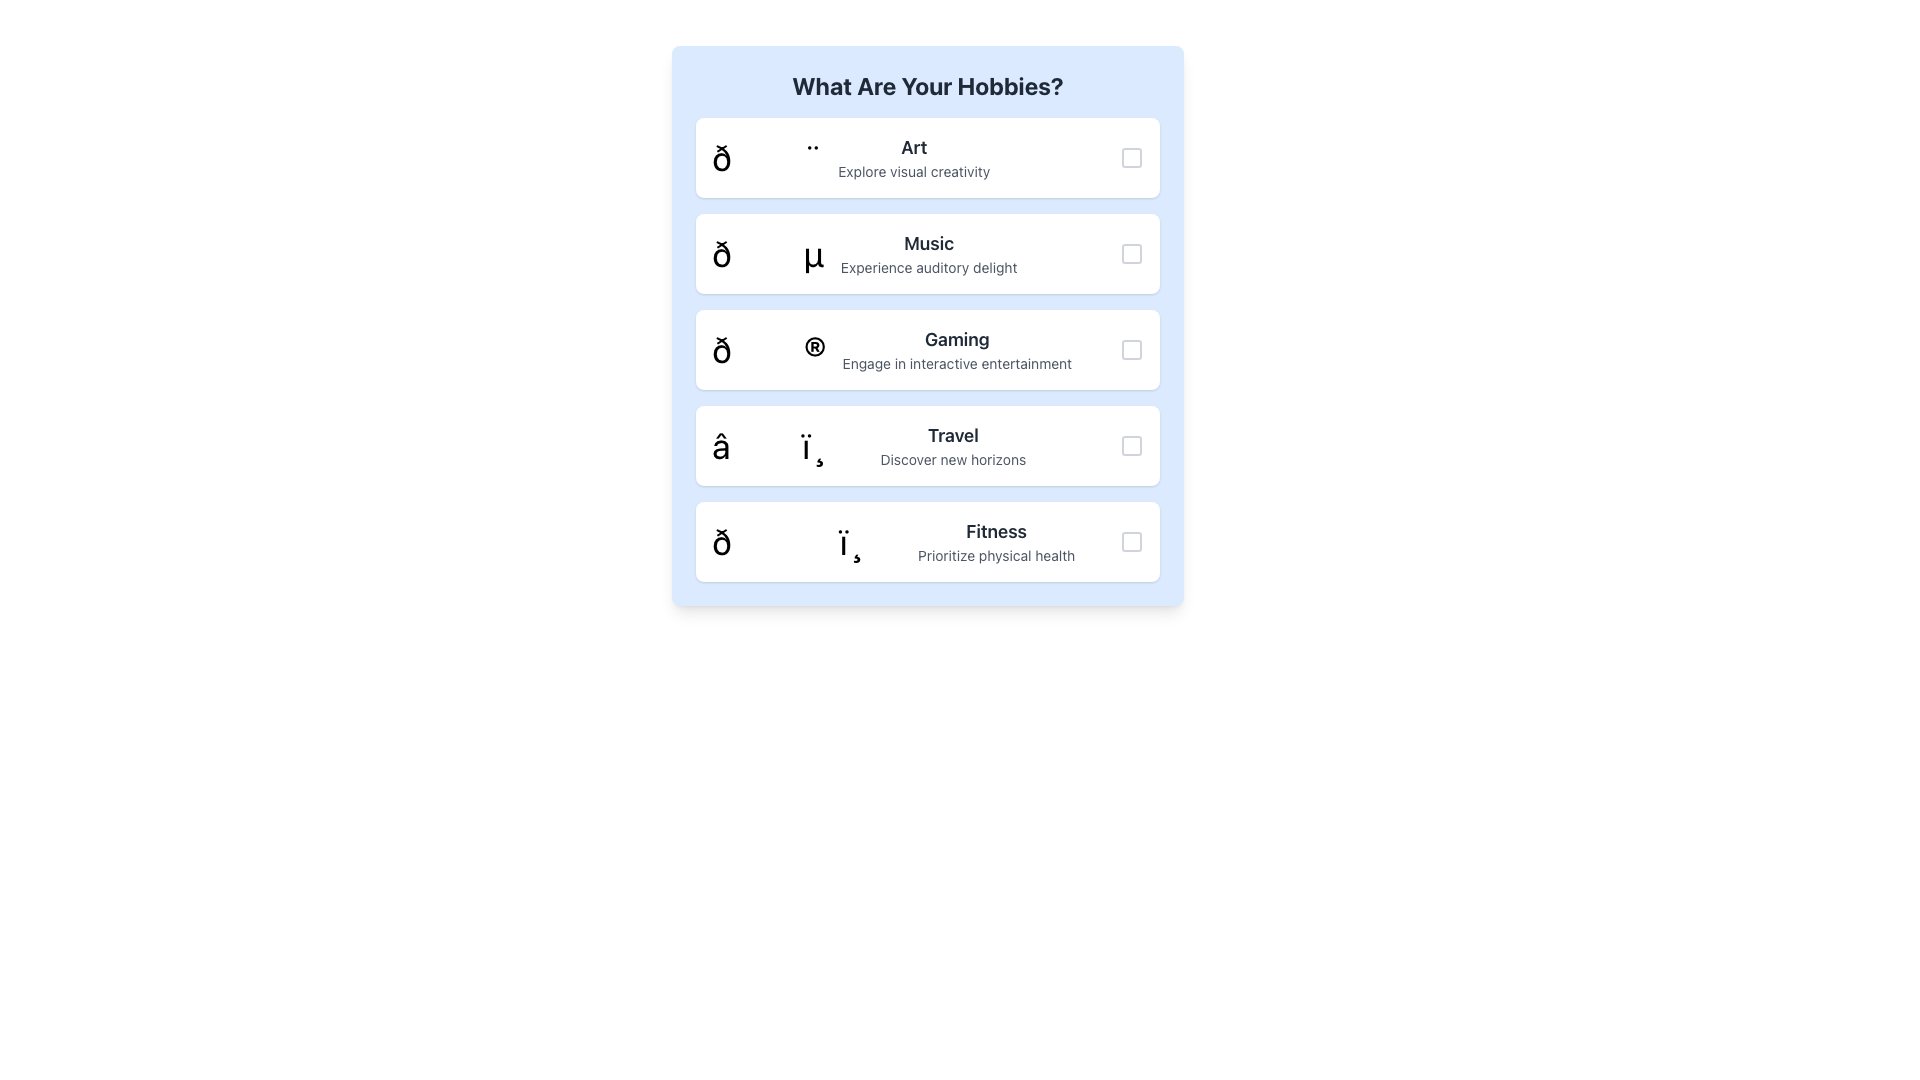 The image size is (1920, 1080). I want to click on the Text Label element that displays the word 'Music' in bold and the phrase 'Experience auditory delight' beneath it, which is centrally aligned and located in the second row of hobby options, so click(928, 253).